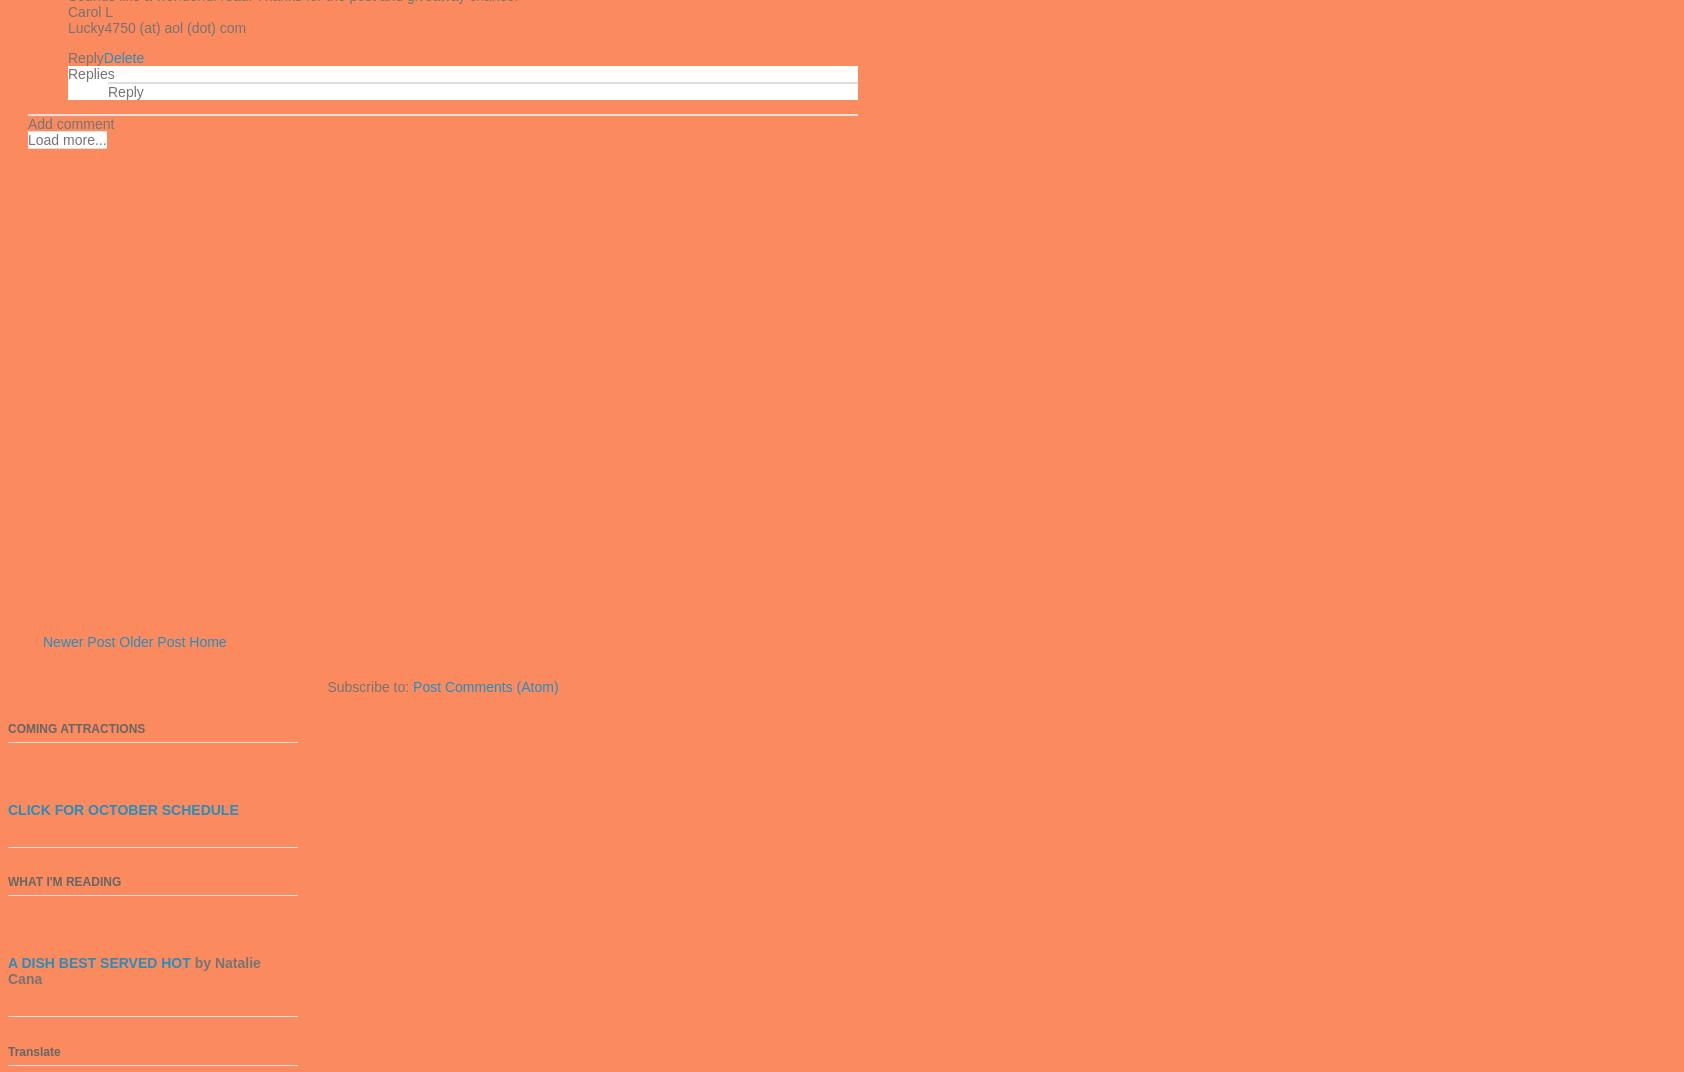 This screenshot has width=1684, height=1072. Describe the element at coordinates (89, 11) in the screenshot. I see `'Carol L'` at that location.